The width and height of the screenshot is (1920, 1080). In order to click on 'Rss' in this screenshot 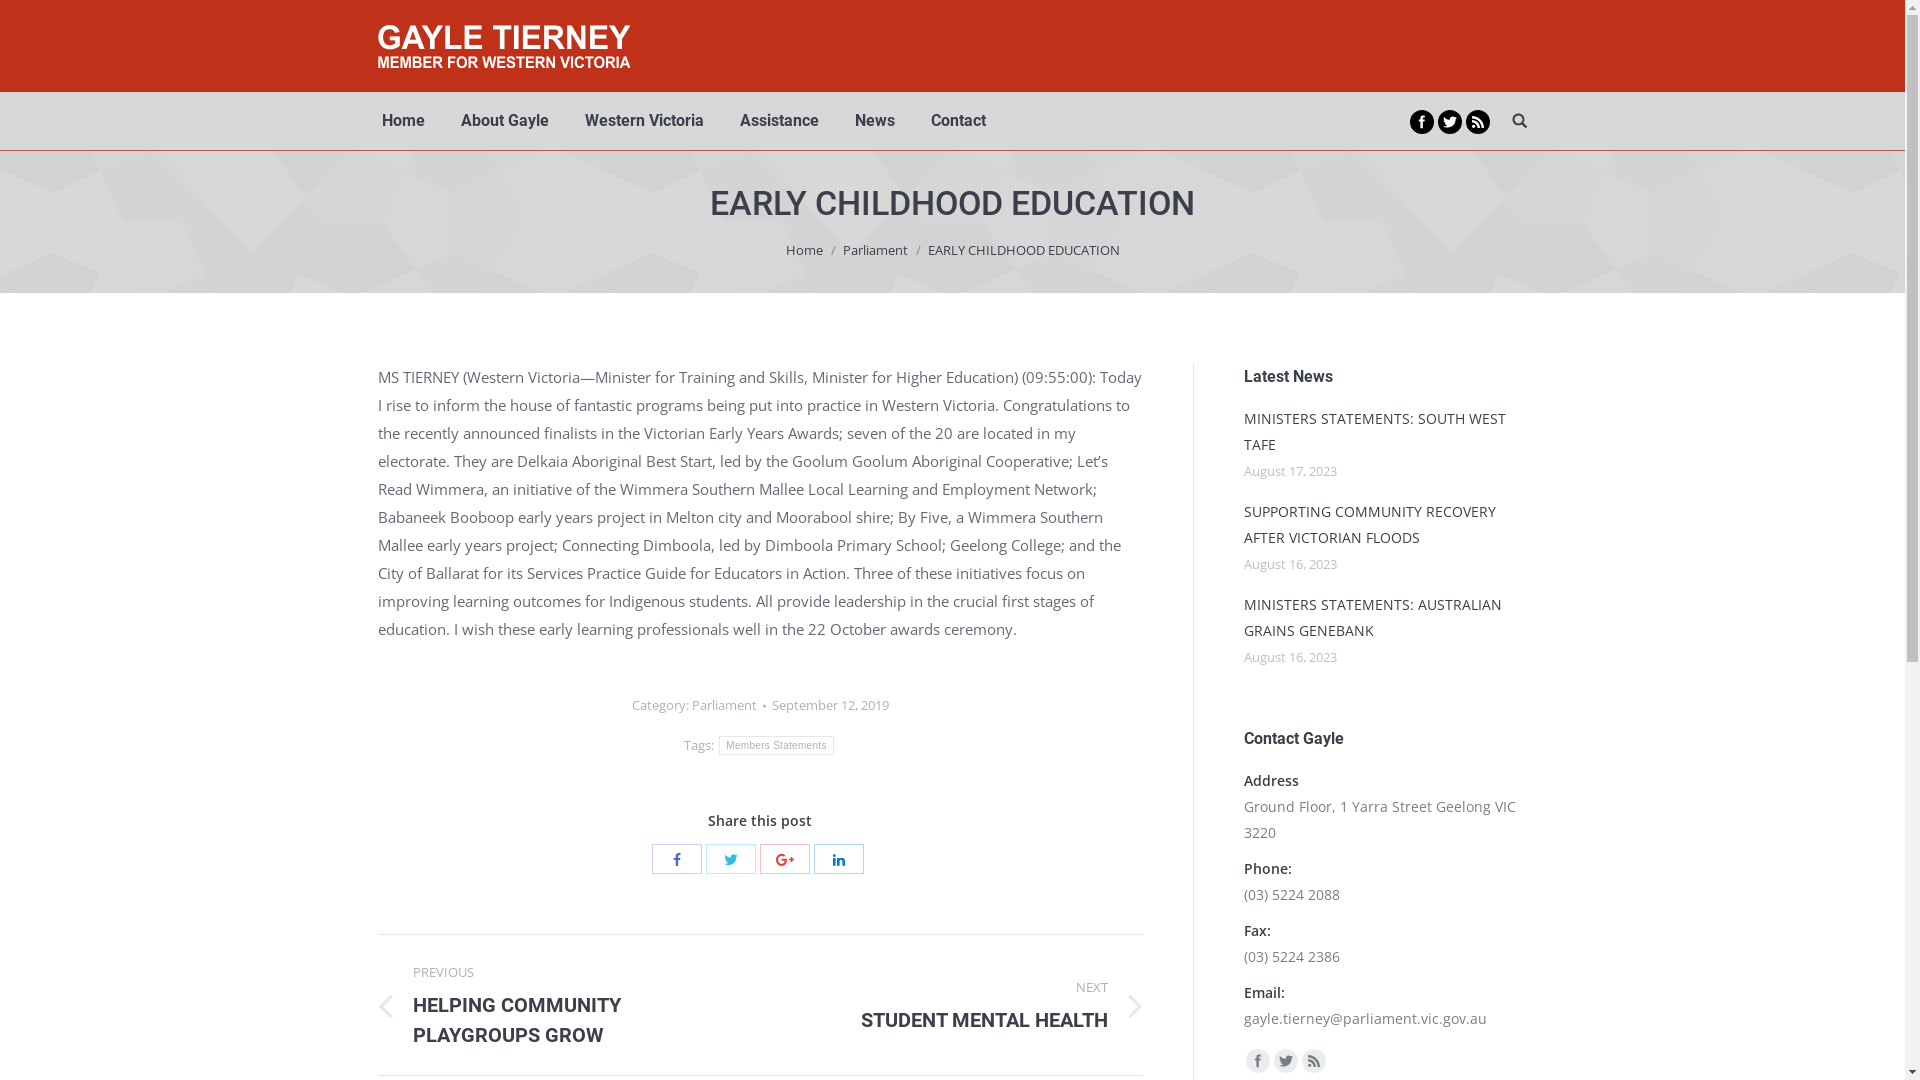, I will do `click(1478, 122)`.